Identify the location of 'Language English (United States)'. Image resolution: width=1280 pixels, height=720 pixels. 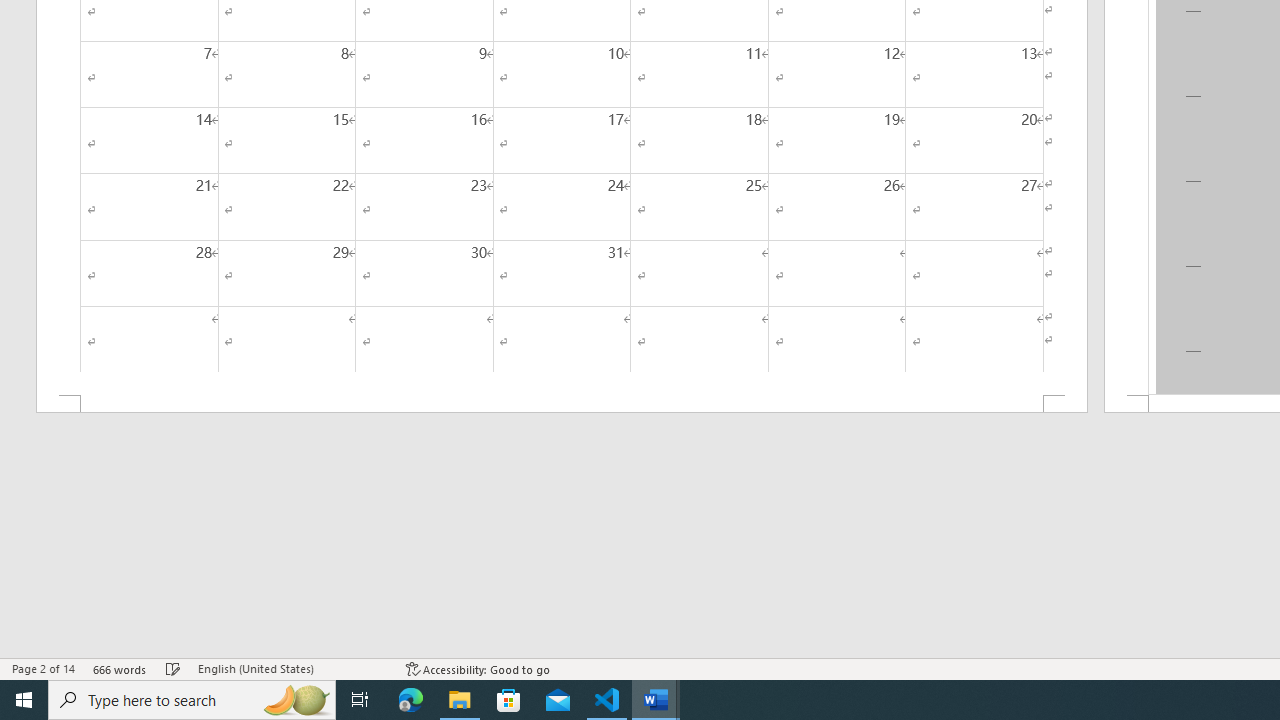
(291, 669).